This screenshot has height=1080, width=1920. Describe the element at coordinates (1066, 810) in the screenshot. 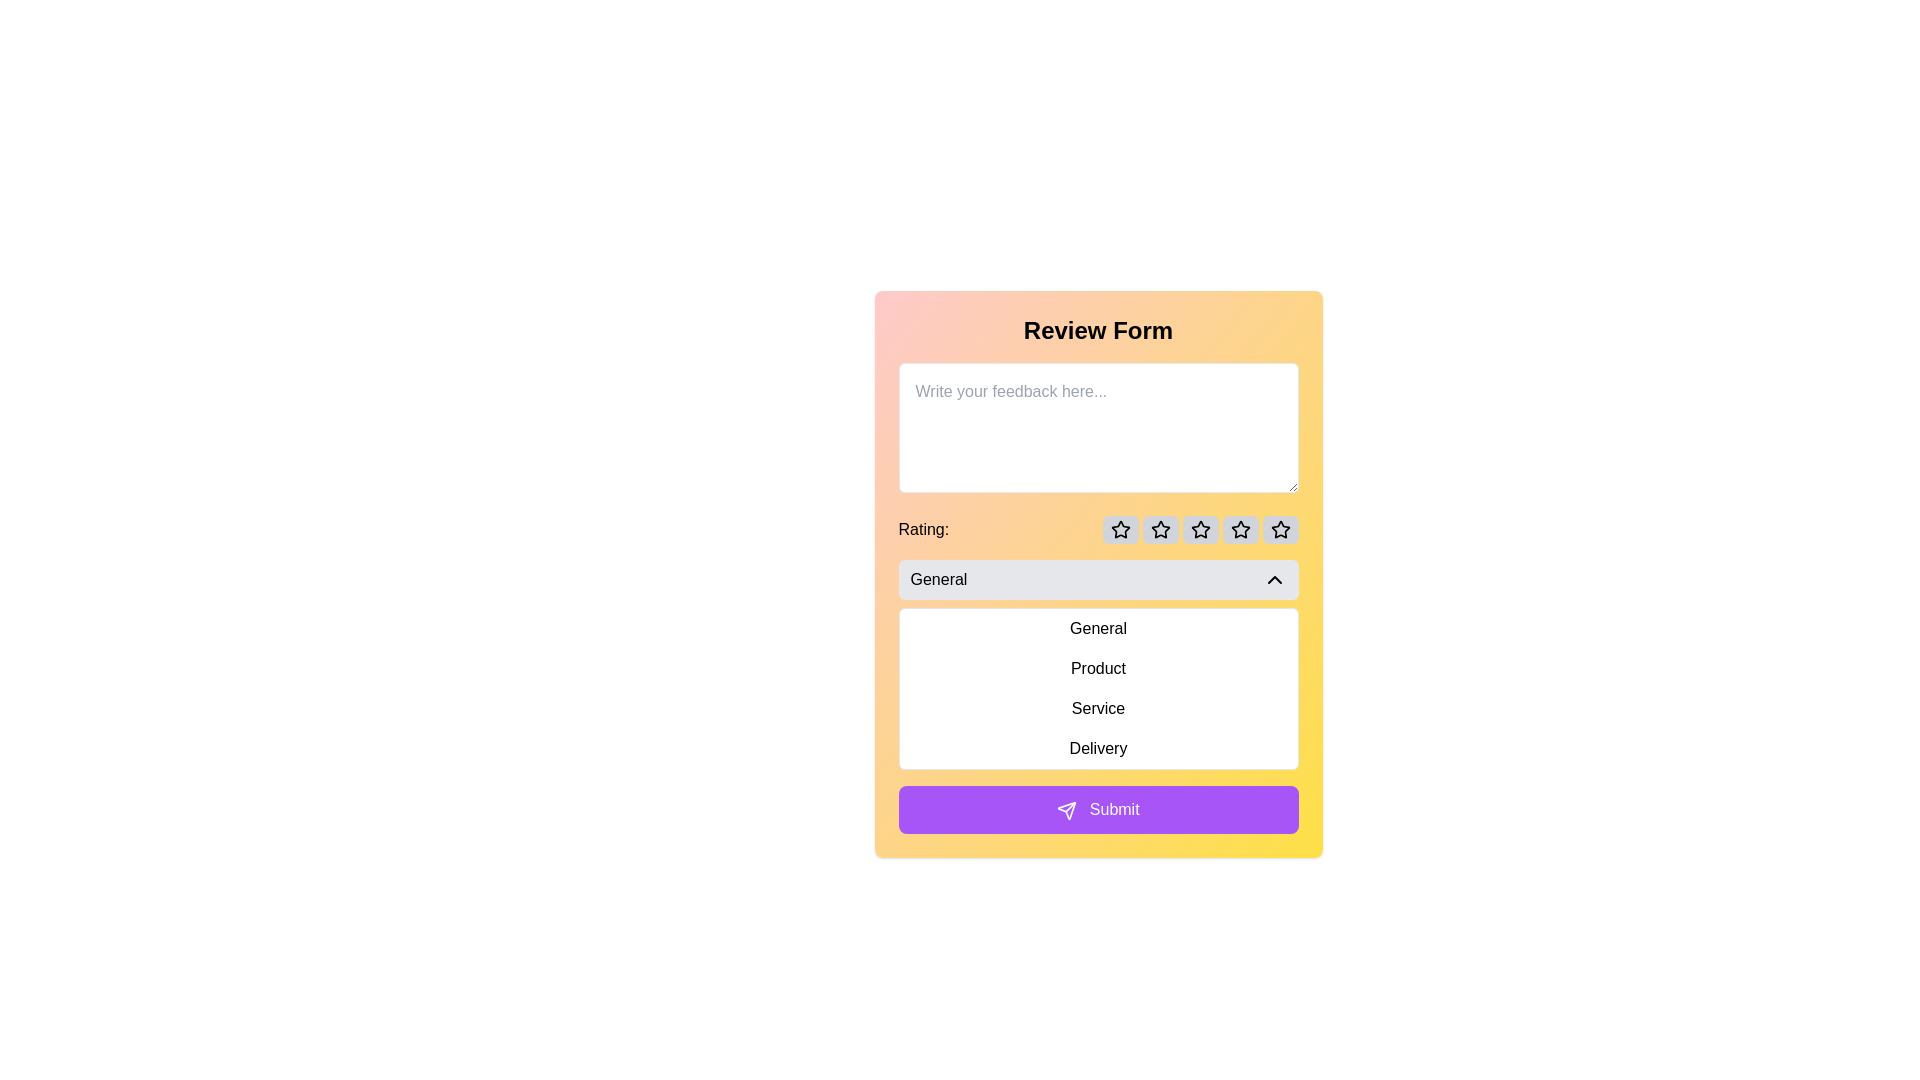

I see `the triangular-shaped icon with a purple background and white border` at that location.